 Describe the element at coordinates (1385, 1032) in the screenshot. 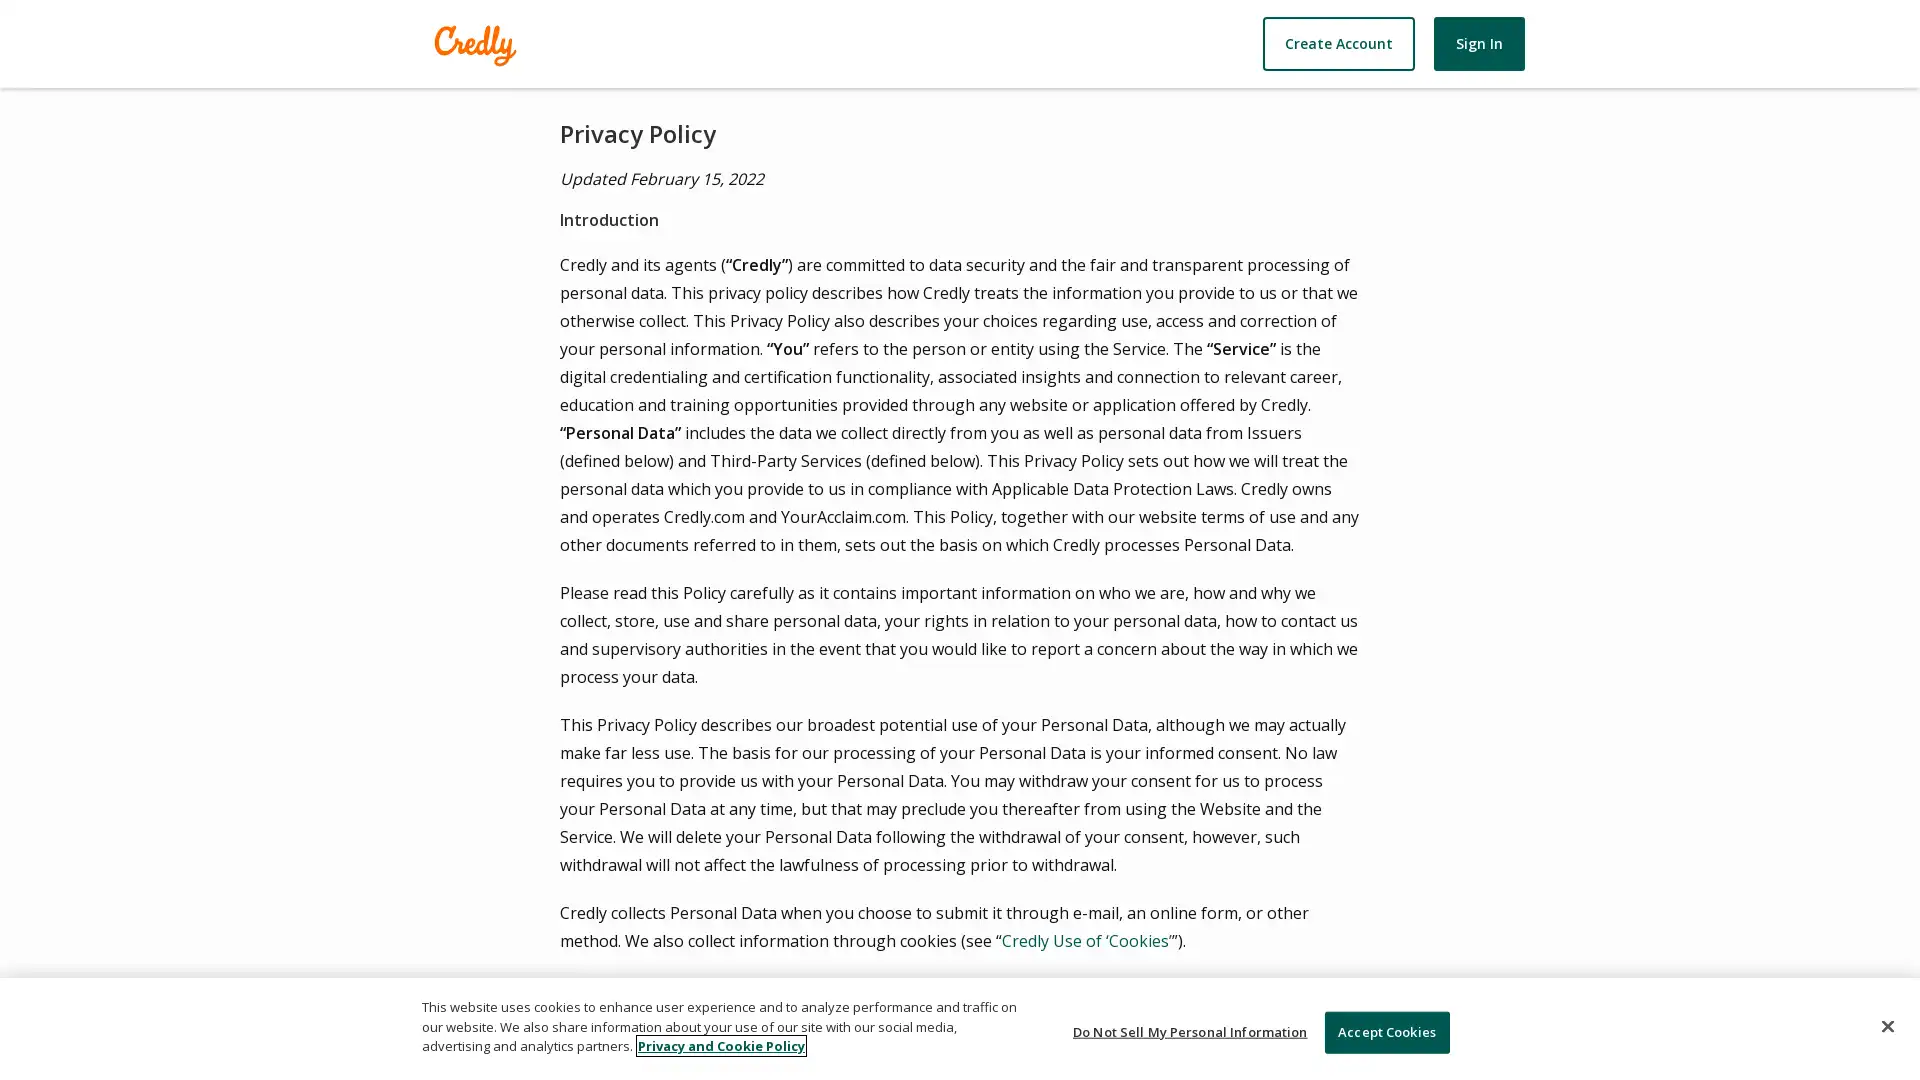

I see `Accept Cookies` at that location.